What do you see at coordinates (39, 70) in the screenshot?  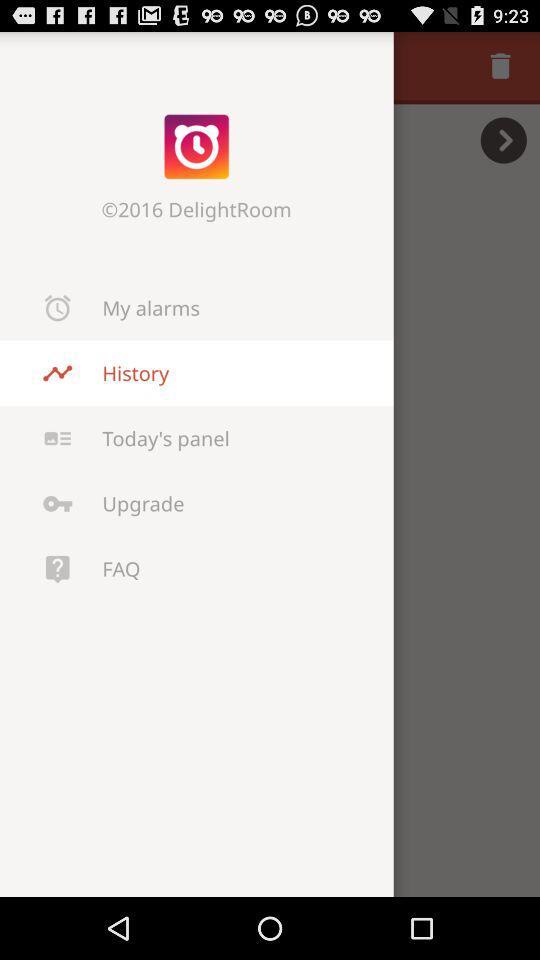 I see `the close icon` at bounding box center [39, 70].